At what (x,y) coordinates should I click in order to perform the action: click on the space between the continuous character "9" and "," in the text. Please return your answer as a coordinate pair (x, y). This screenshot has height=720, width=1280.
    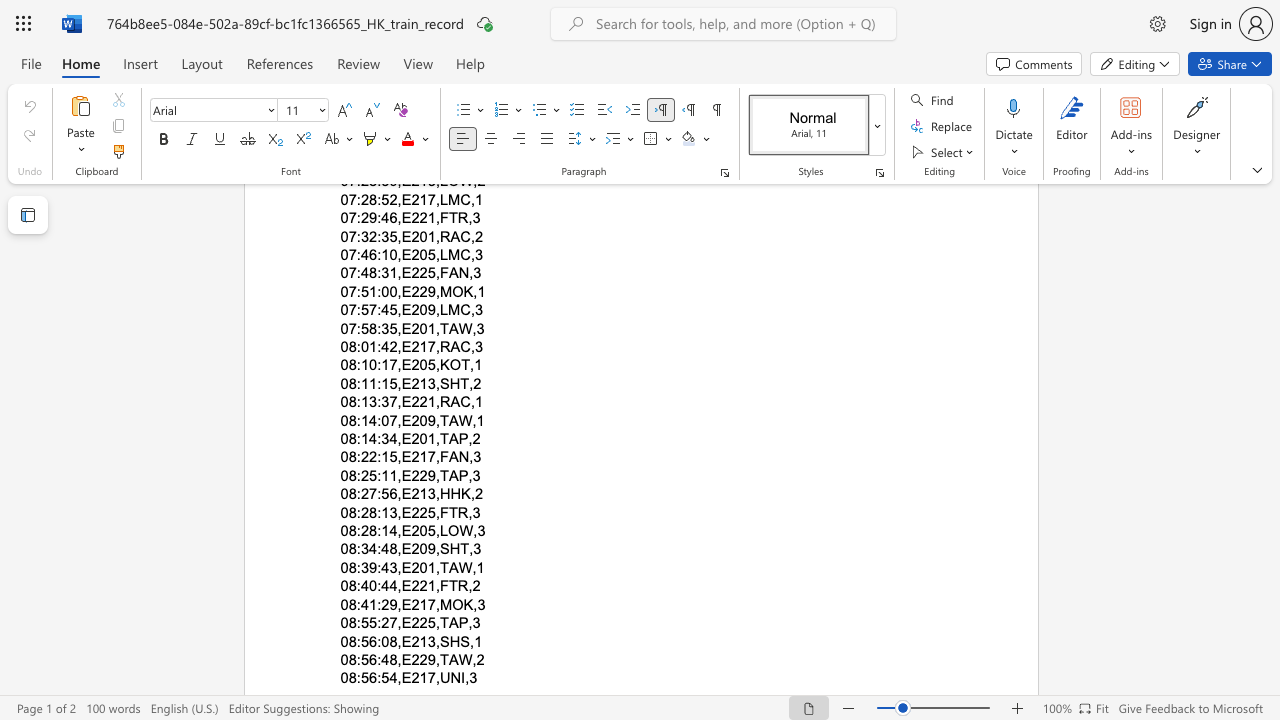
    Looking at the image, I should click on (433, 549).